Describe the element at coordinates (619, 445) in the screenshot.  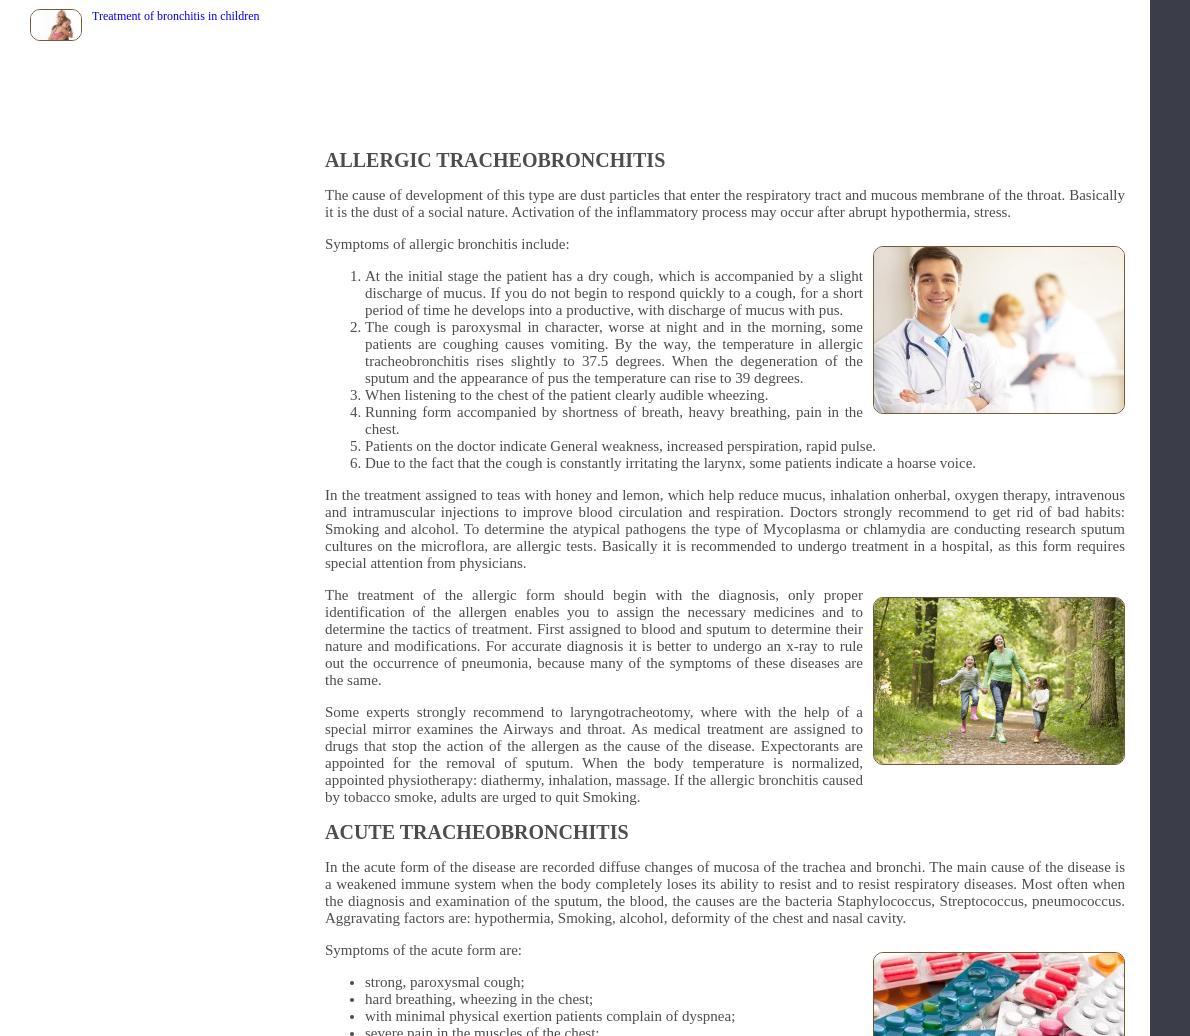
I see `'Patients on the doctor indicate General weakness, increased perspiration, rapid pulse.'` at that location.